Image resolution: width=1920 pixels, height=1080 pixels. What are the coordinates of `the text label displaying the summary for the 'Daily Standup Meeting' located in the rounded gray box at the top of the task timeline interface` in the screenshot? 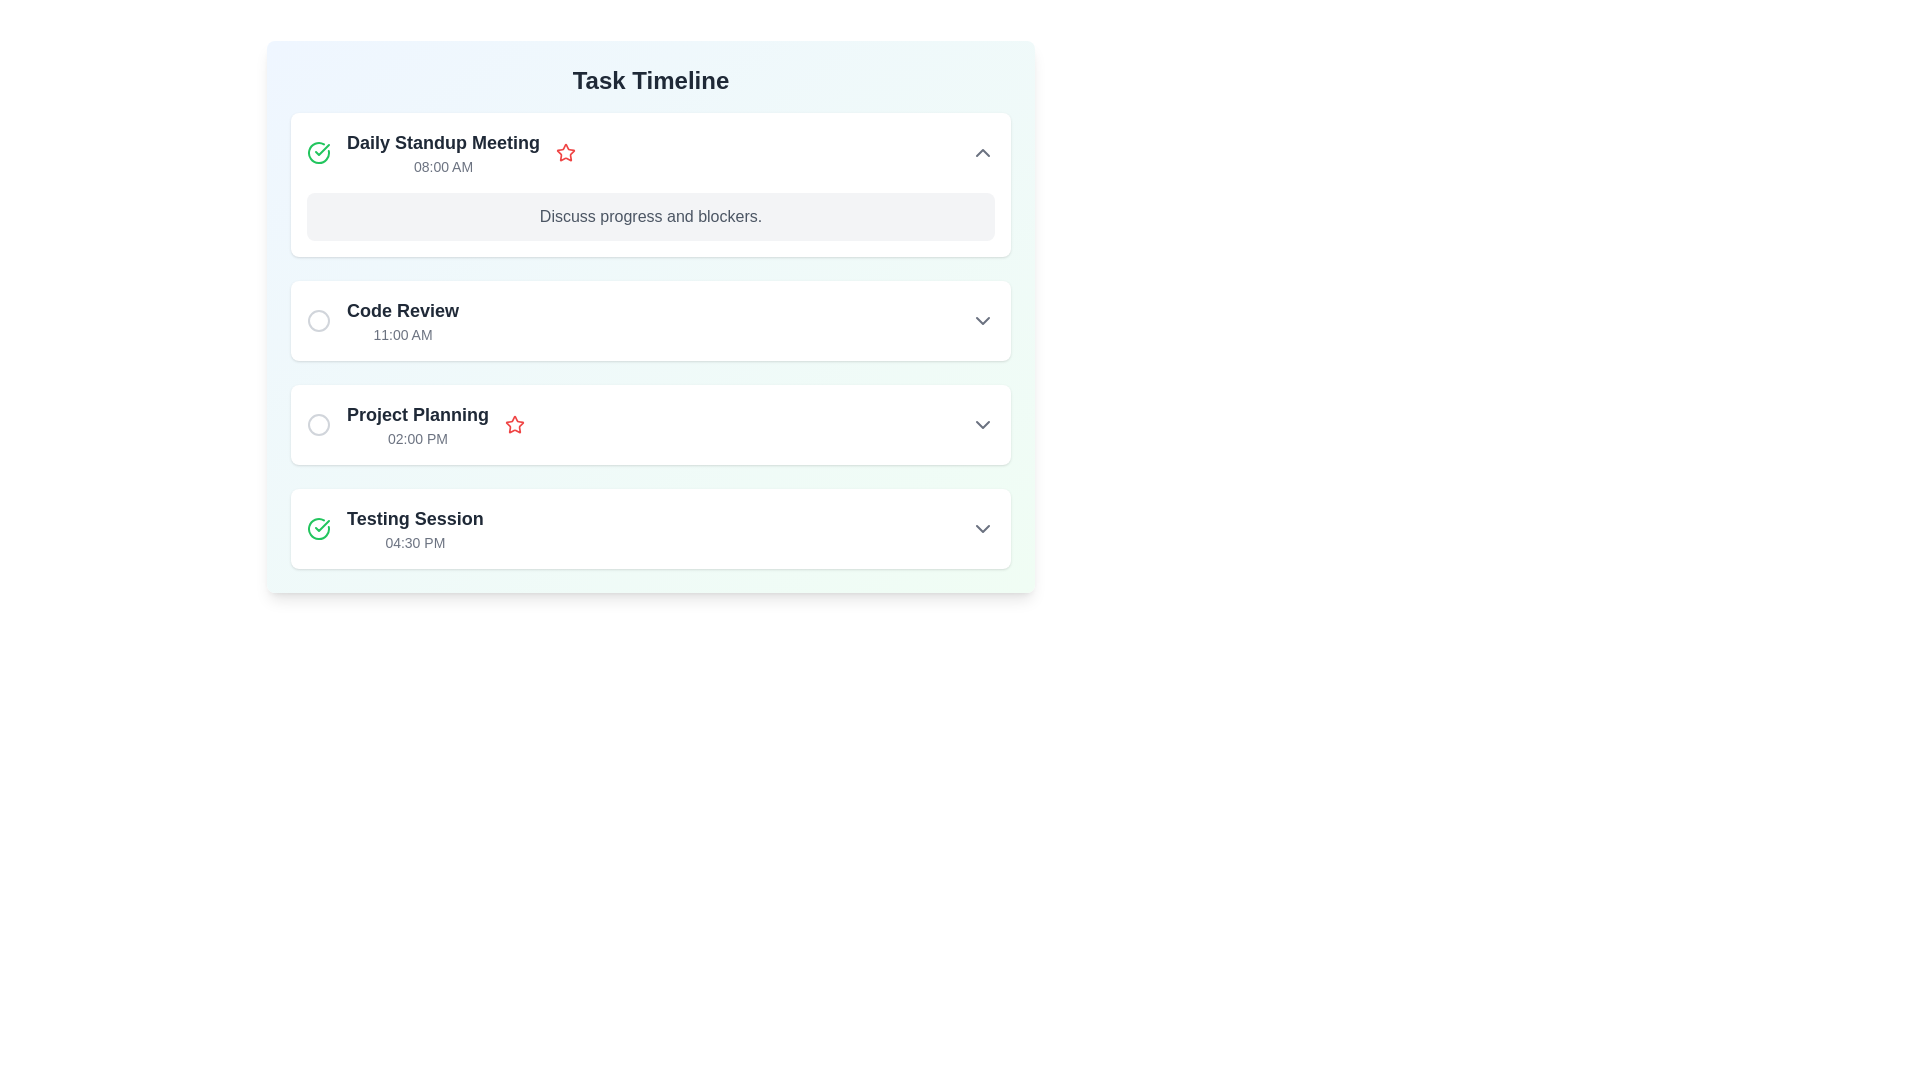 It's located at (651, 216).